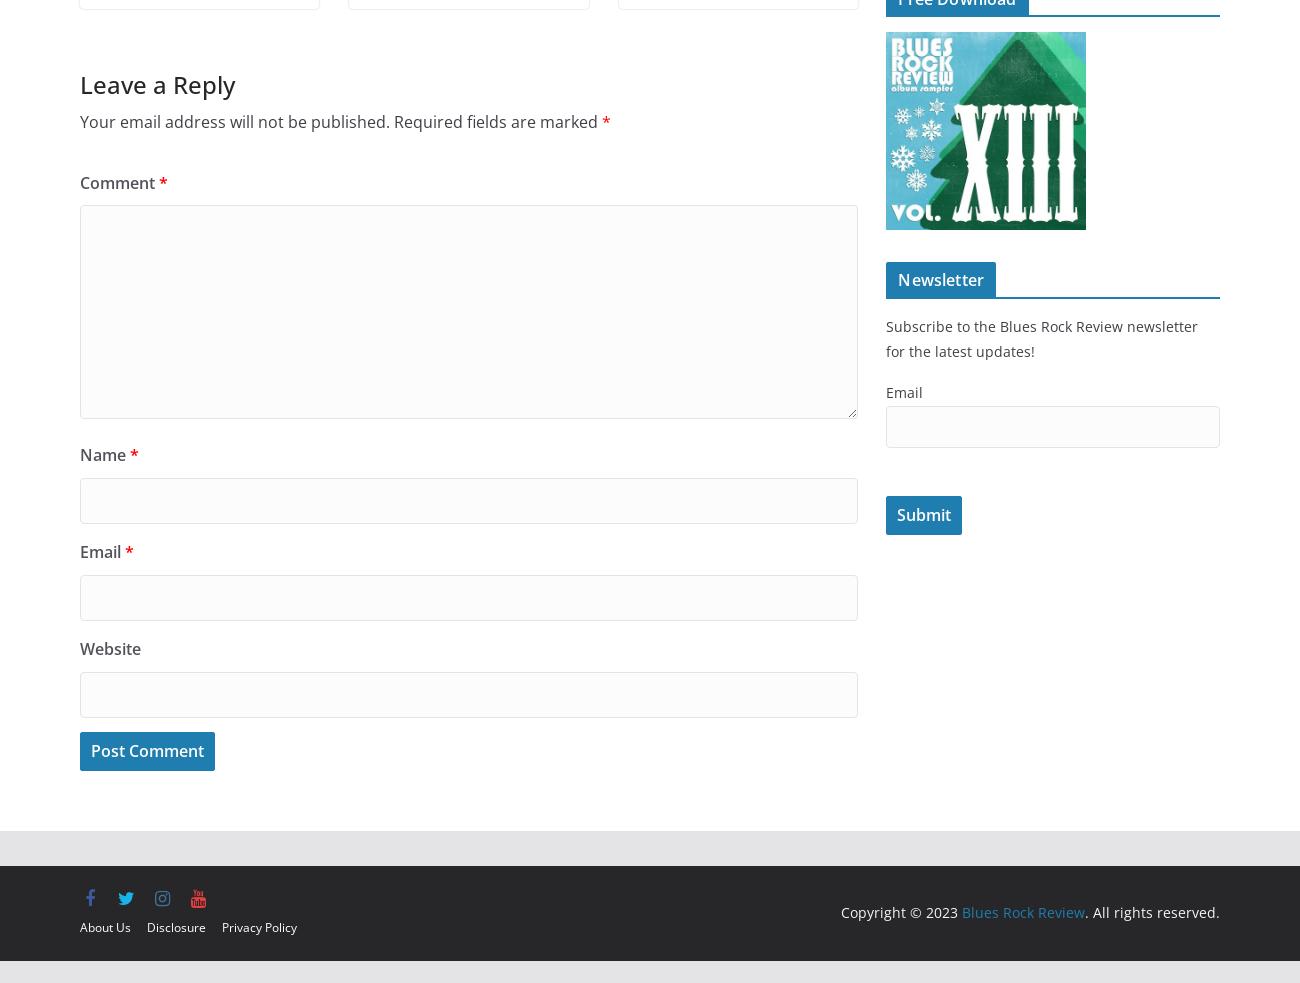 This screenshot has height=983, width=1300. I want to click on 'Privacy Policy', so click(258, 926).